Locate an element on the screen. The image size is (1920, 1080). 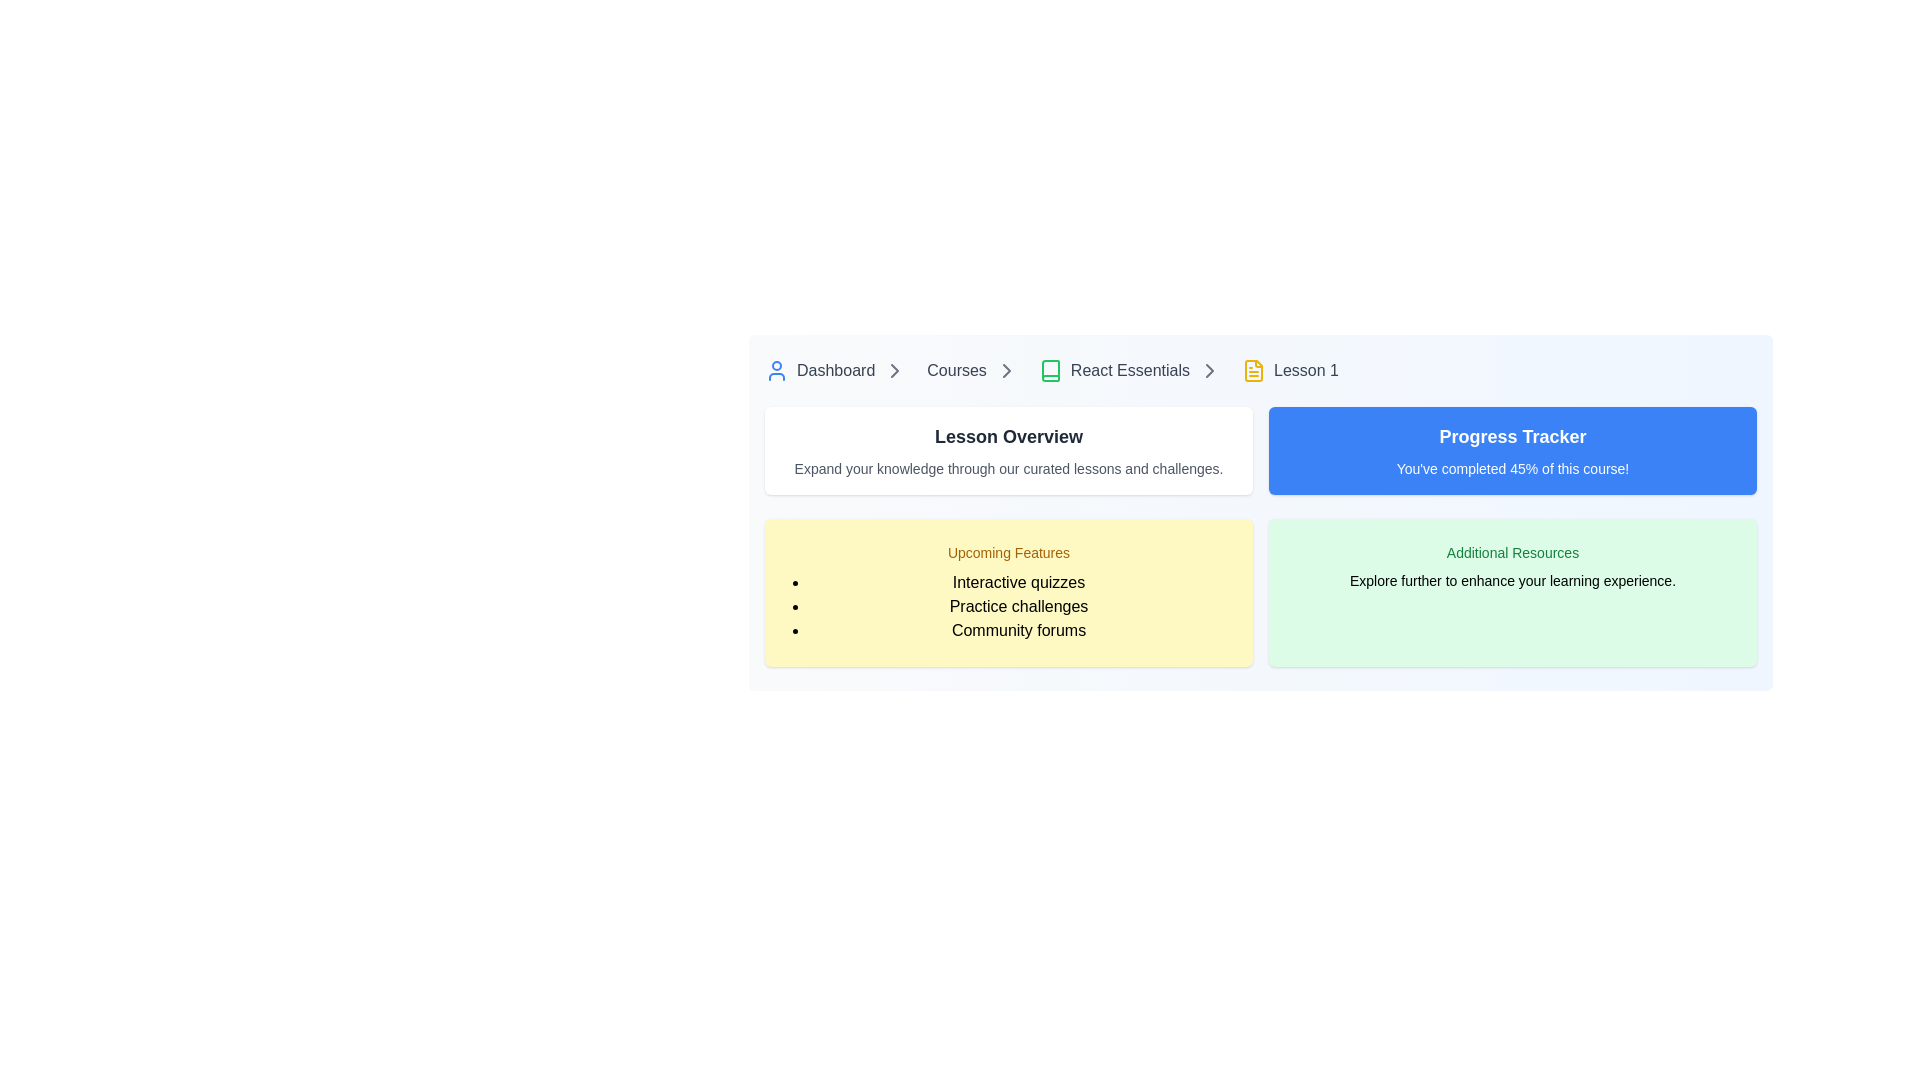
the small green book icon located between the 'Courses' and 'React Essentials' labels in the breadcrumb navigation at the top of the page for context information is located at coordinates (1049, 370).